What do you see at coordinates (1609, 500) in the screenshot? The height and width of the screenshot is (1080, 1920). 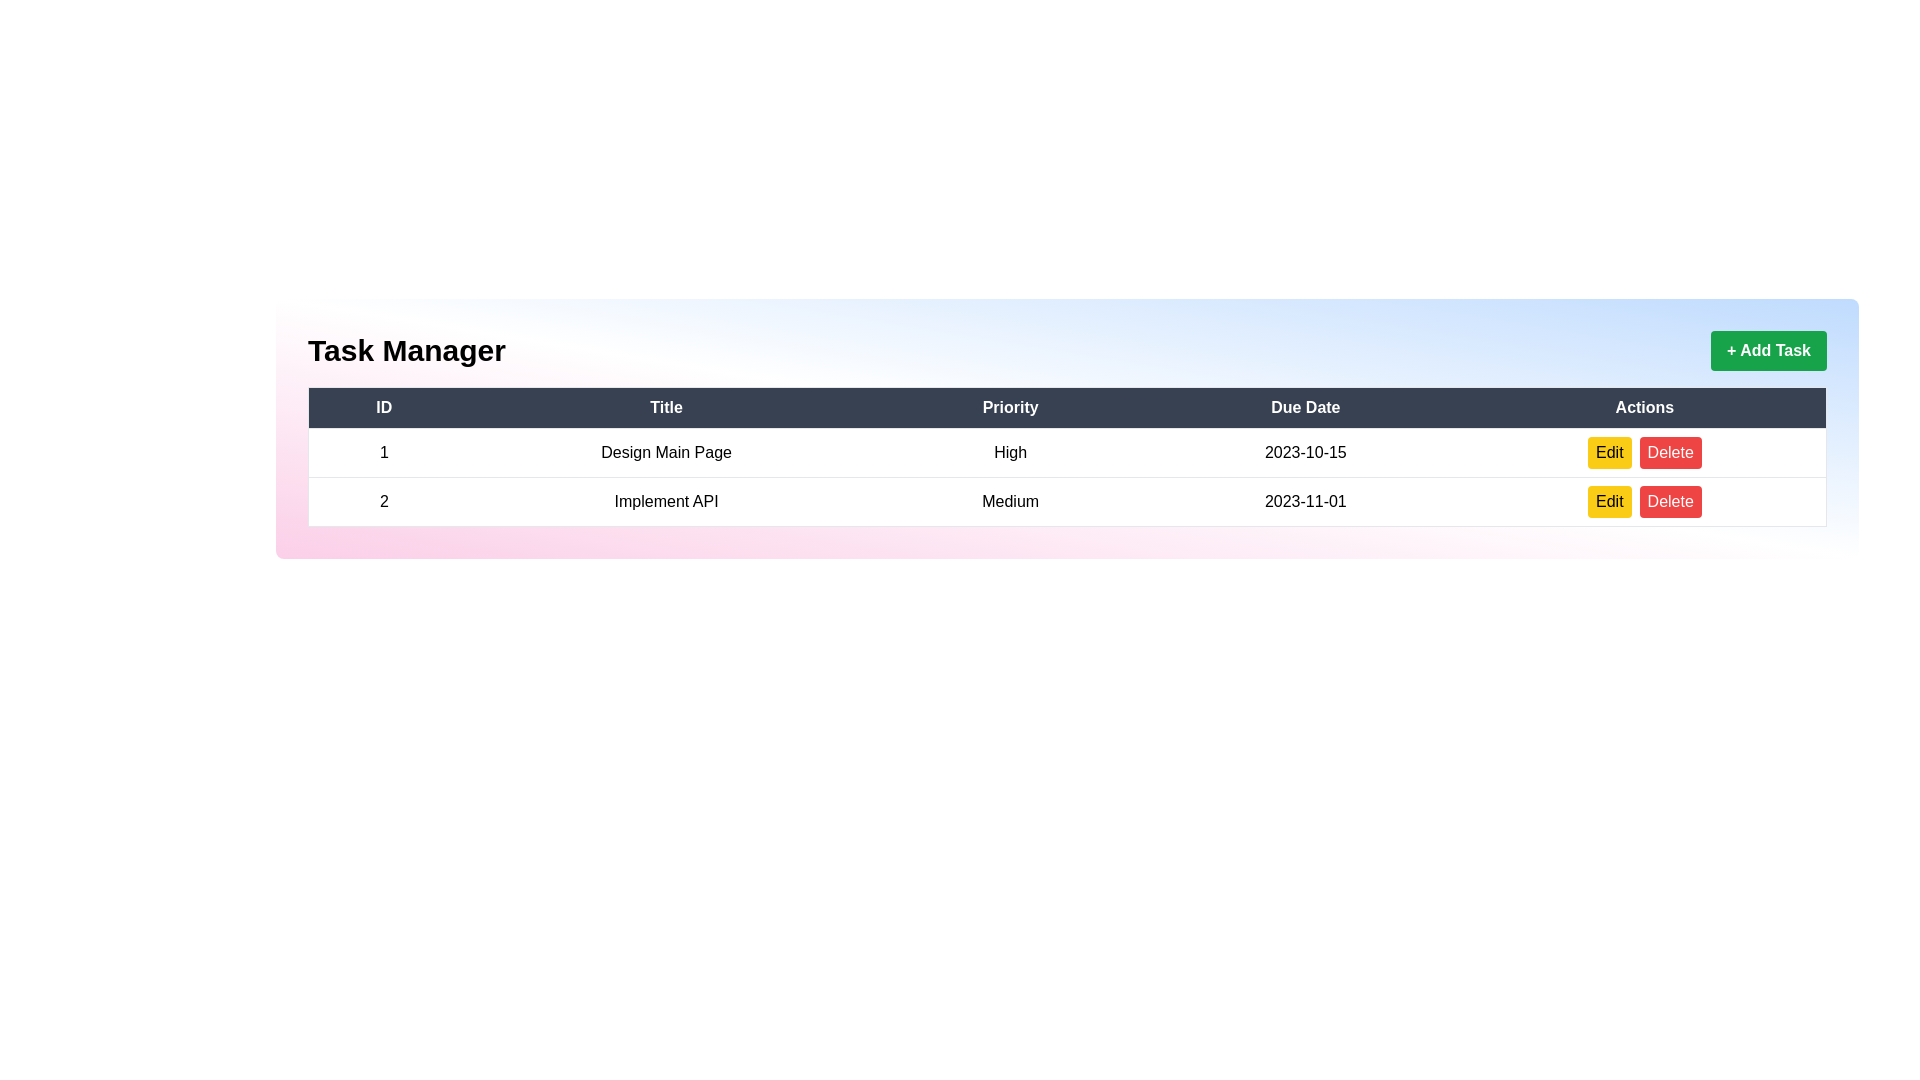 I see `the 'Edit' button, which has a yellow background, black bold text, and rounded corners, located` at bounding box center [1609, 500].